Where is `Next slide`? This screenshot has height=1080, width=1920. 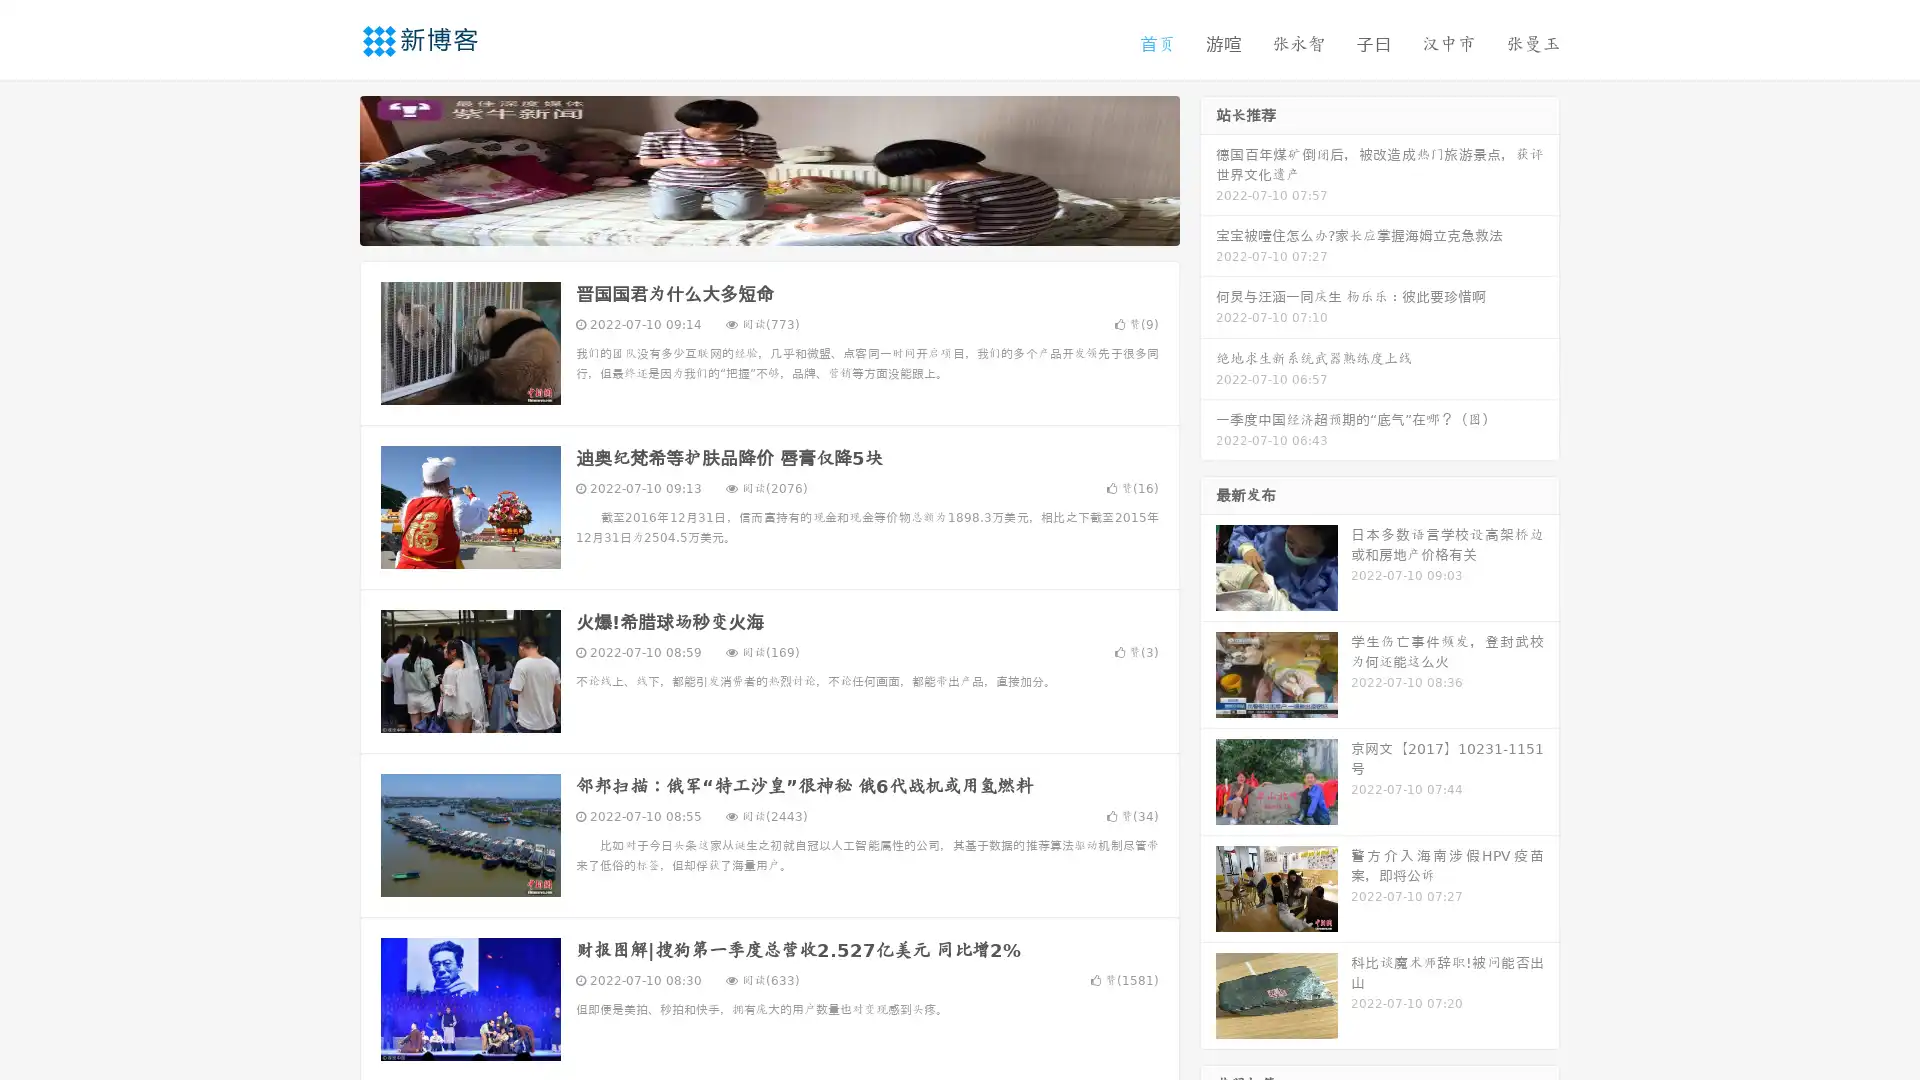
Next slide is located at coordinates (1208, 168).